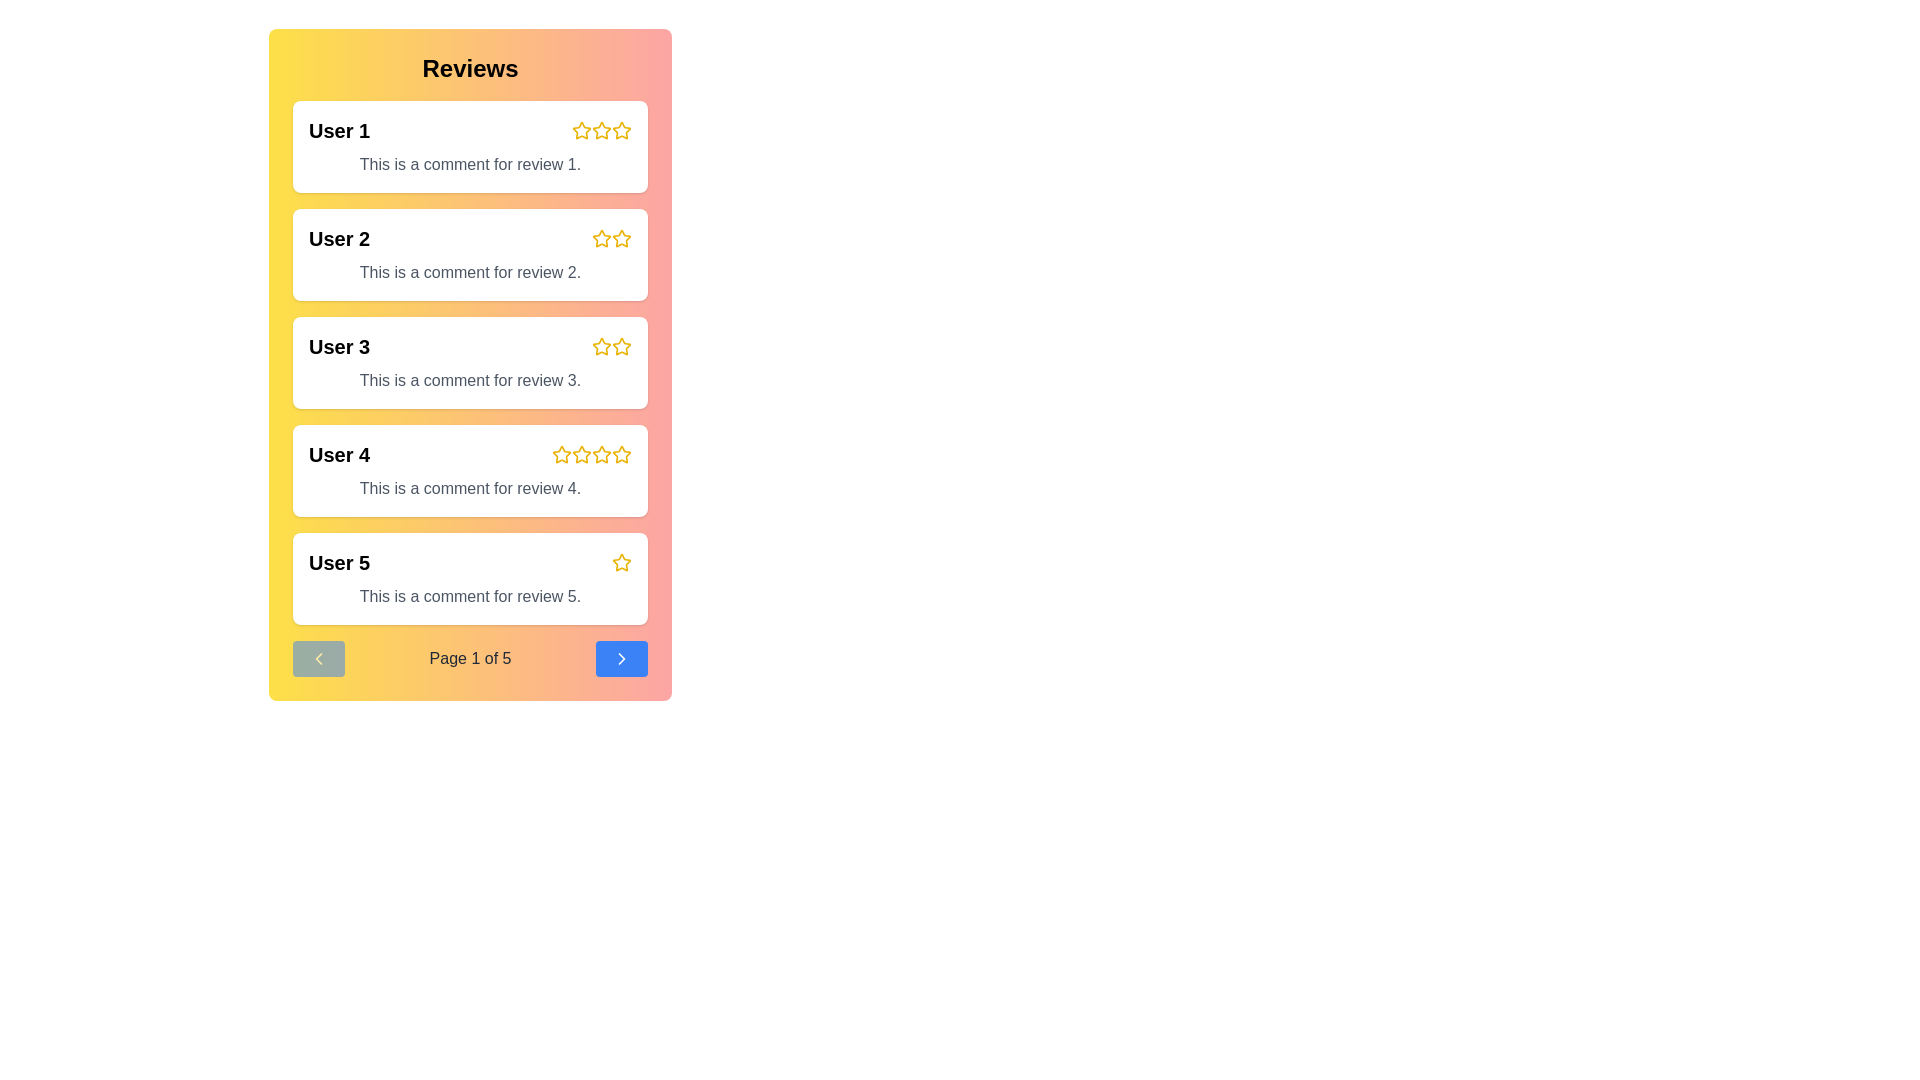 The image size is (1920, 1080). I want to click on the fourth rating star icon located, so click(621, 130).